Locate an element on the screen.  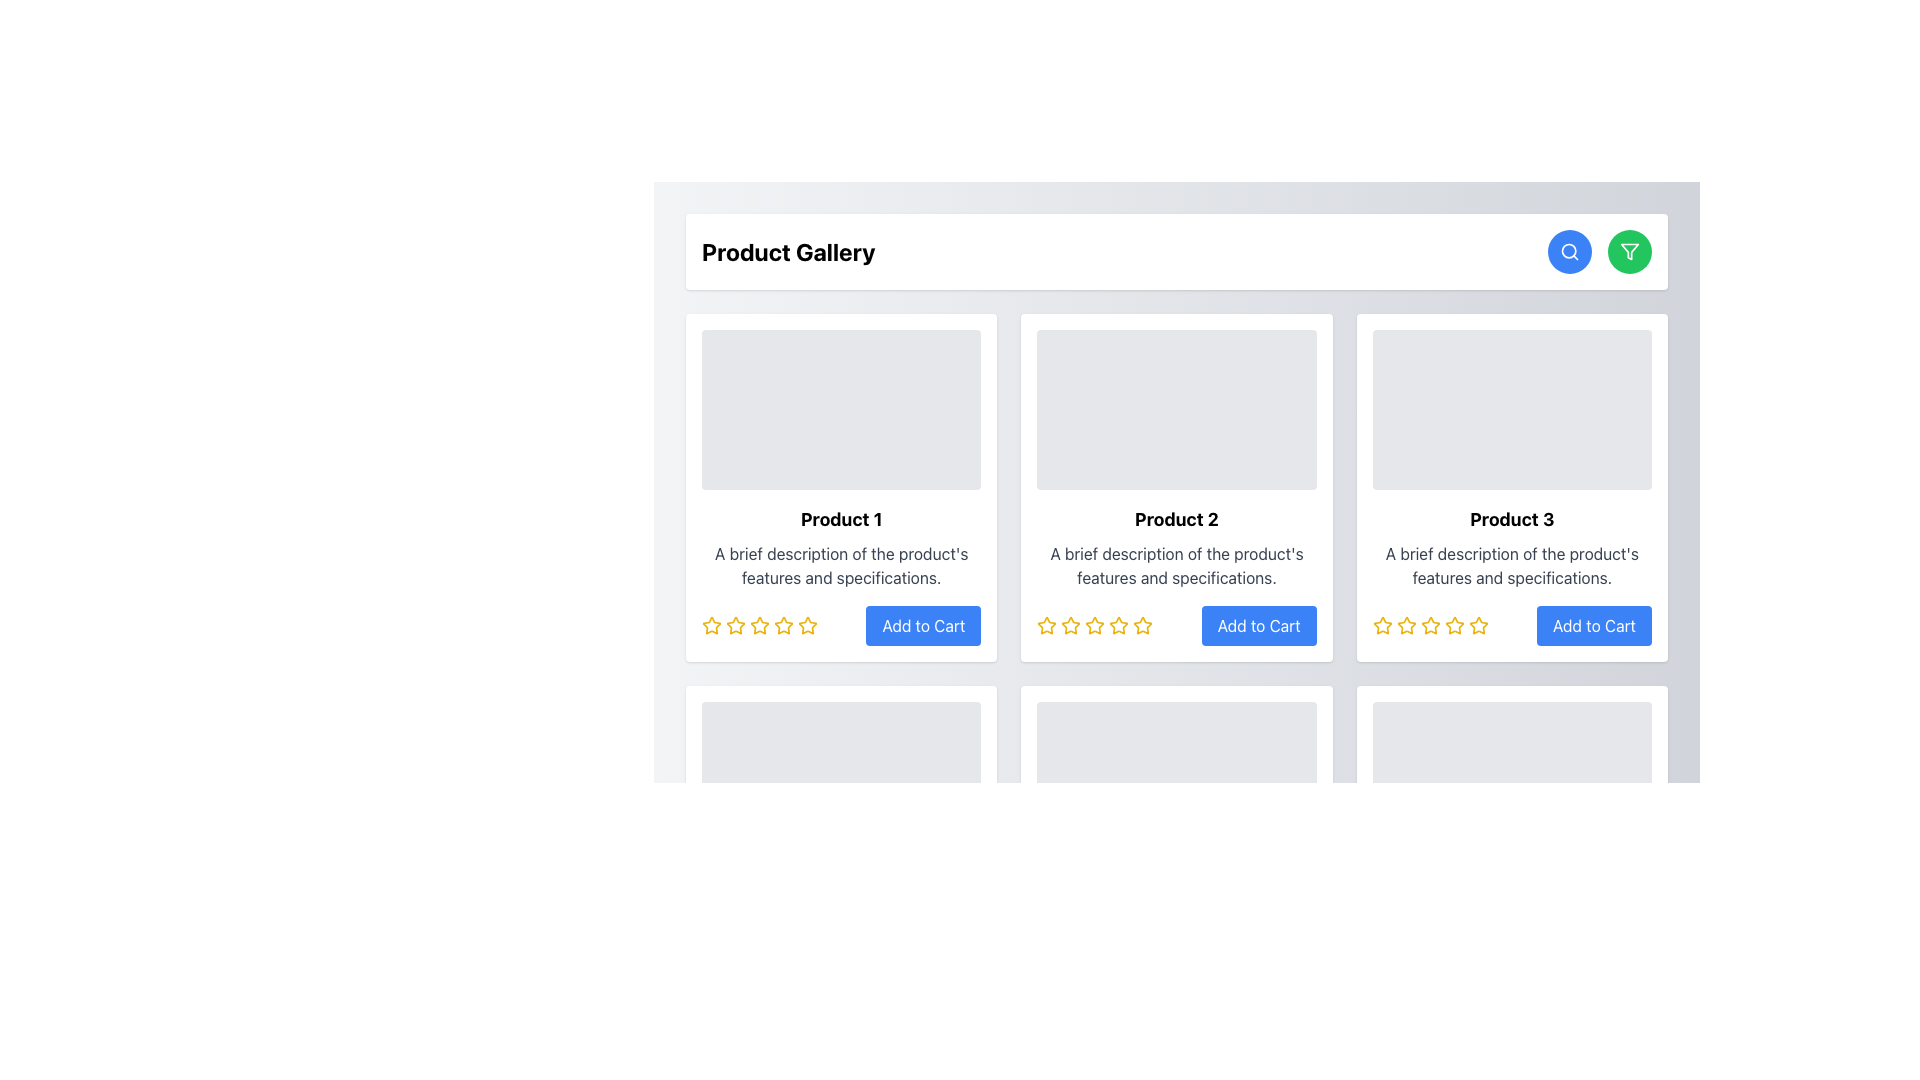
the second star icon in the star rating component below the 'Product 2' card is located at coordinates (1070, 624).